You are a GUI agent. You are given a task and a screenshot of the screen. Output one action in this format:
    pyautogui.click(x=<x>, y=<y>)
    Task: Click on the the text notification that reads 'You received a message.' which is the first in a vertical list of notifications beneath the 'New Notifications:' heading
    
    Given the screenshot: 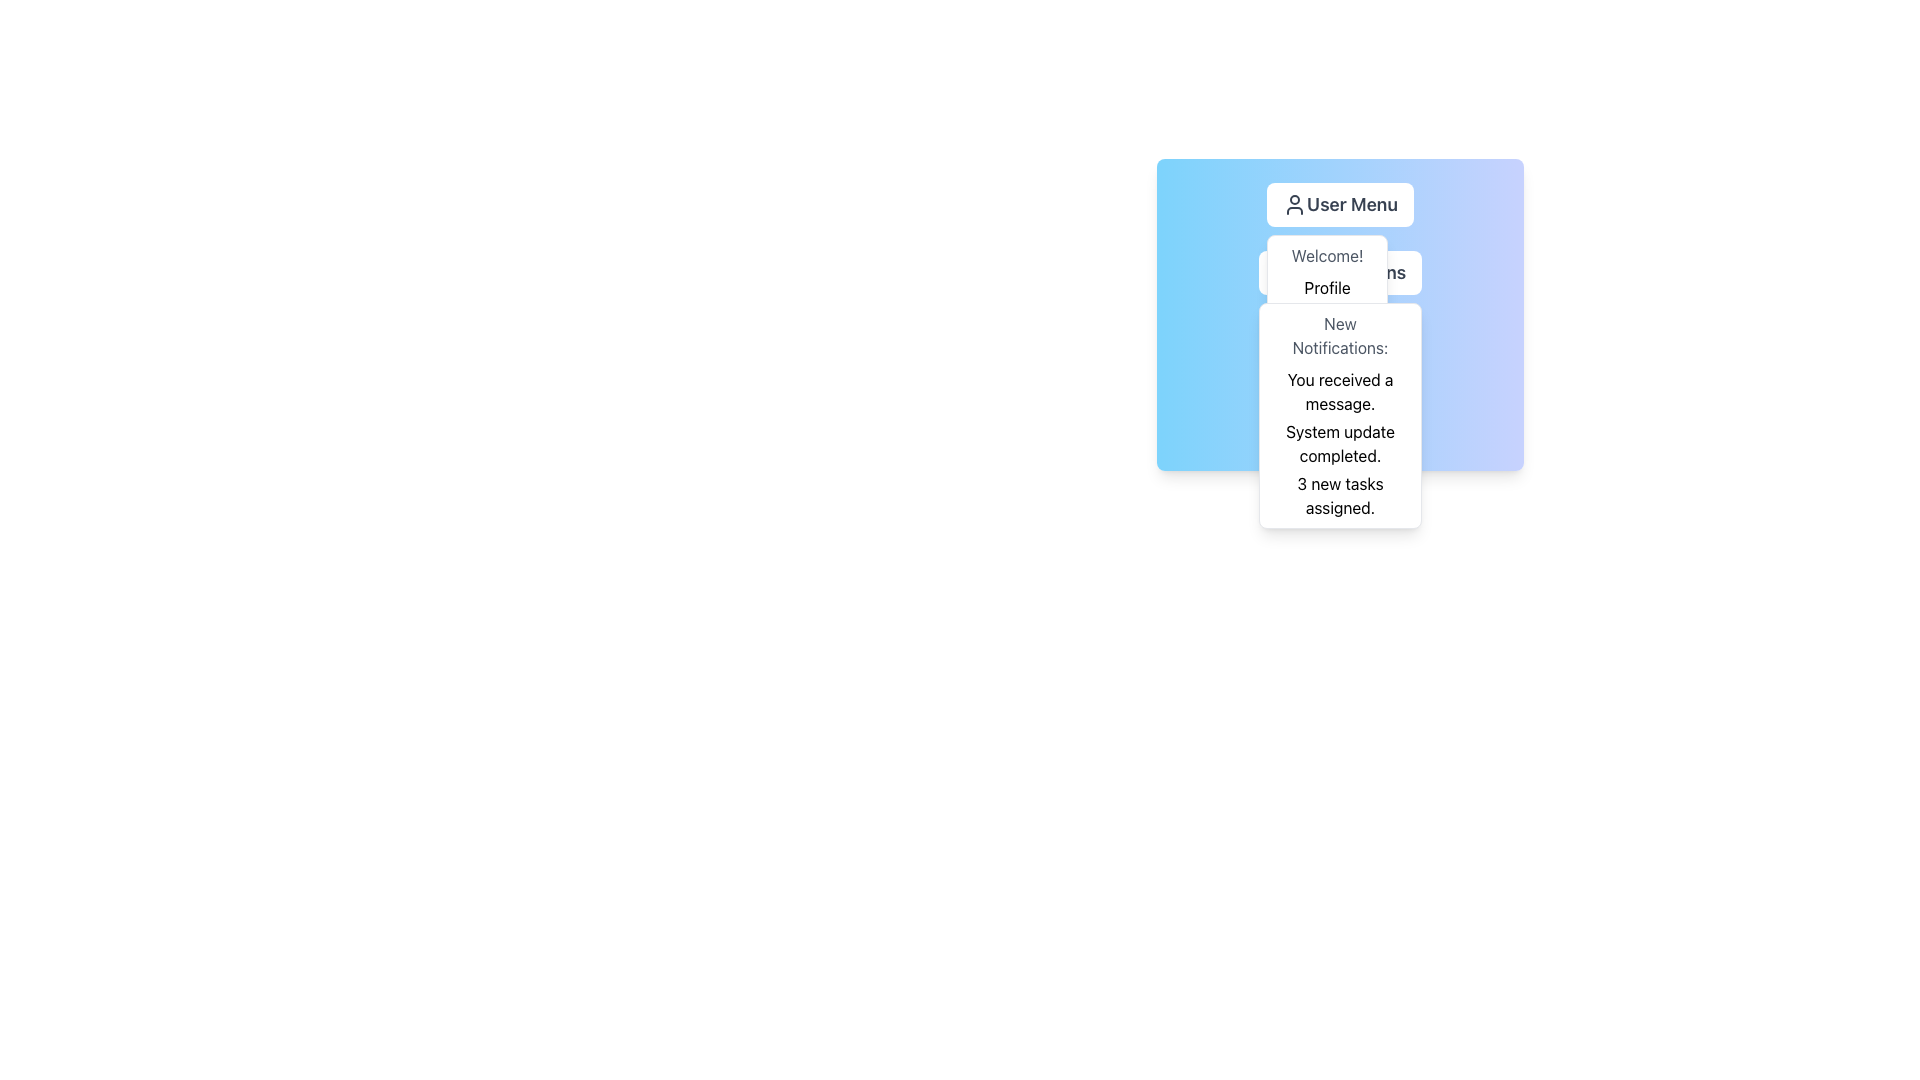 What is the action you would take?
    pyautogui.click(x=1340, y=392)
    